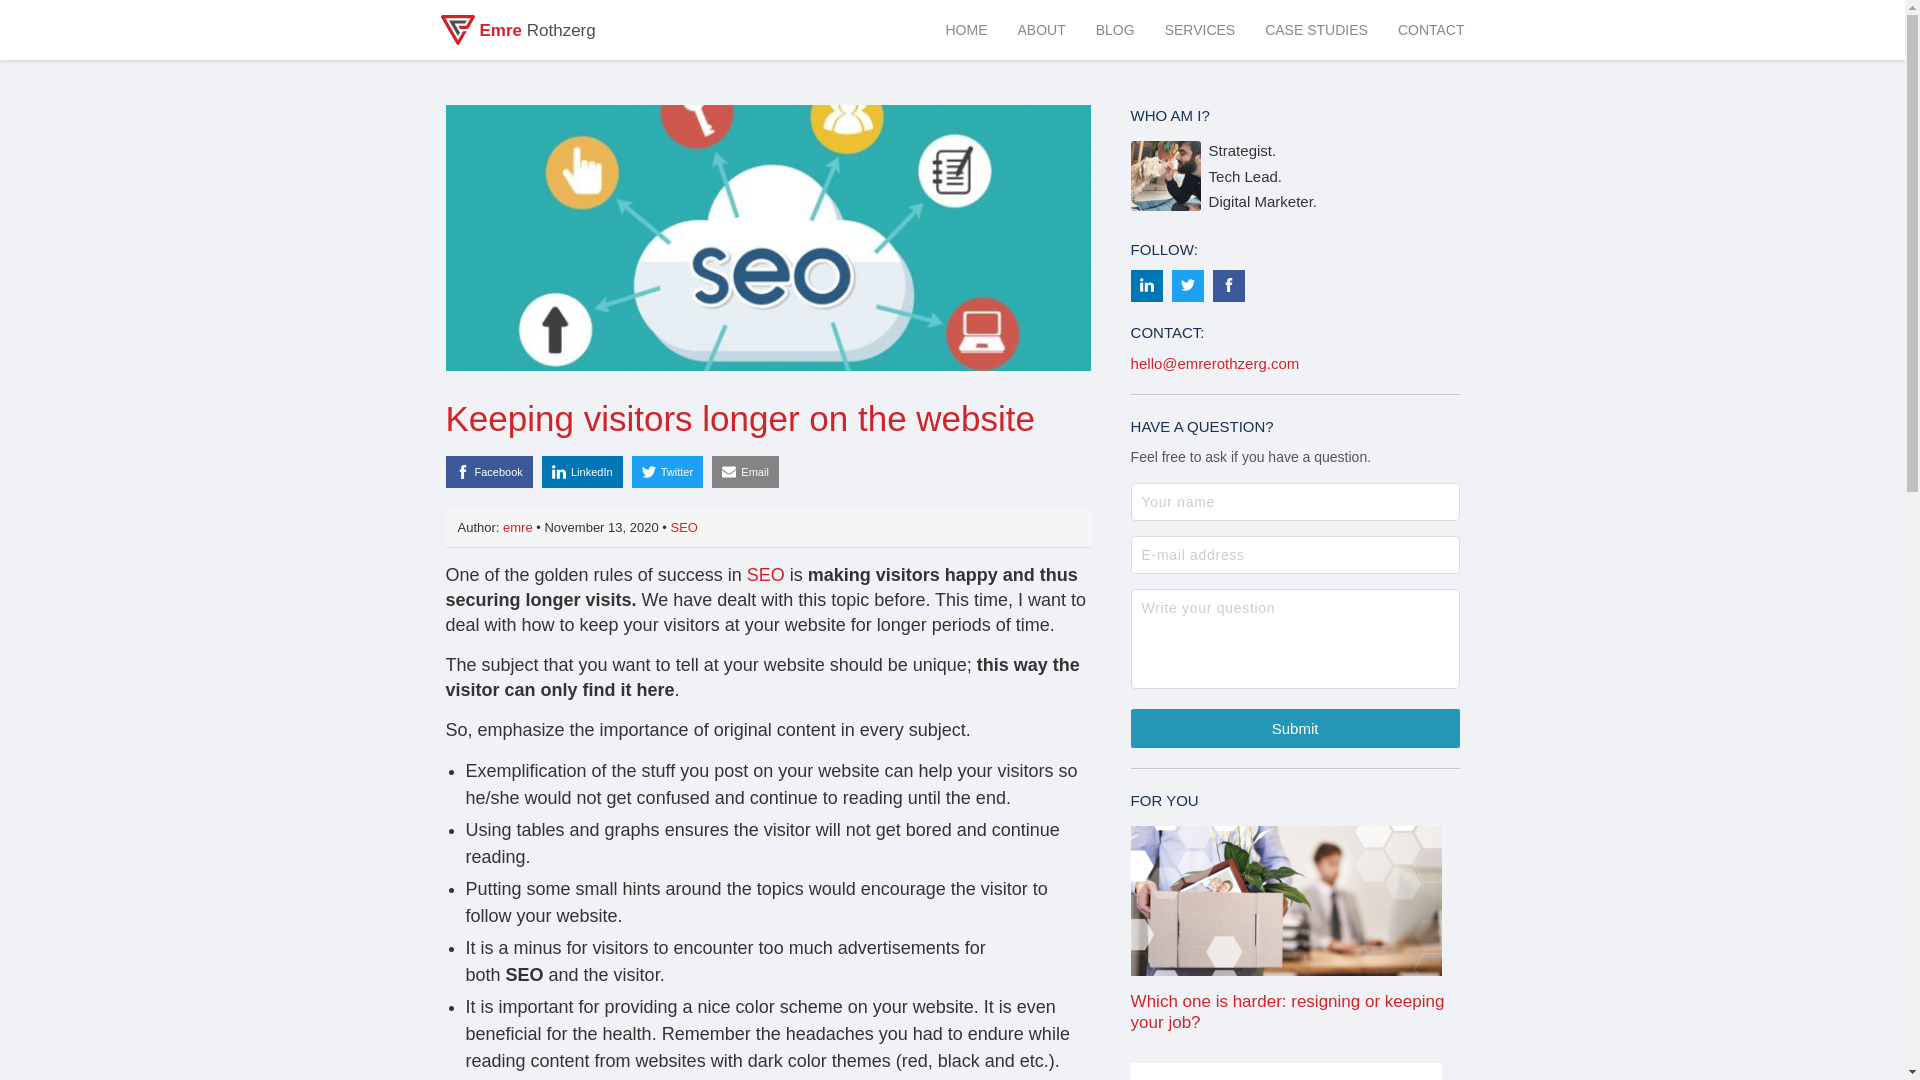 The width and height of the screenshot is (1920, 1080). Describe the element at coordinates (683, 526) in the screenshot. I see `'SEO'` at that location.